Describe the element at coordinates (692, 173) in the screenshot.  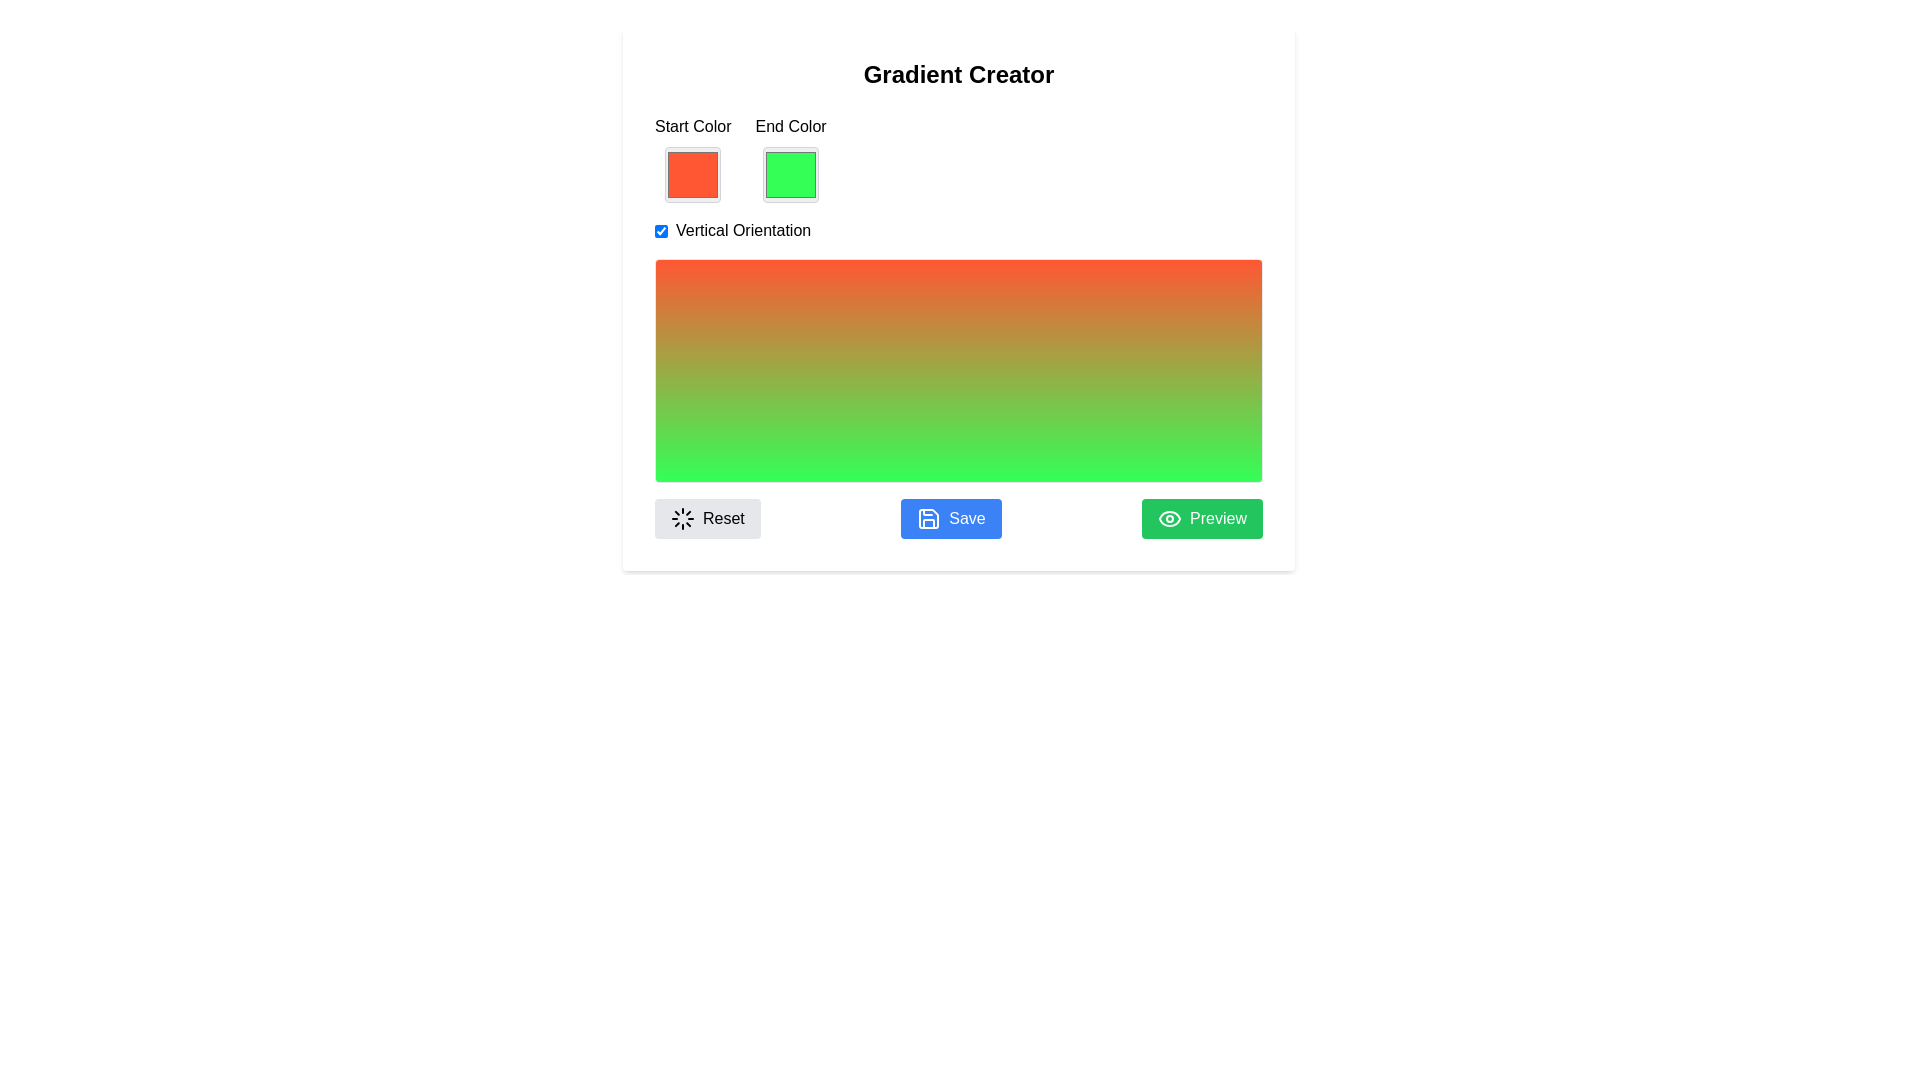
I see `the Button (Color Picker) located in the top-left area of the gradient customization interface` at that location.